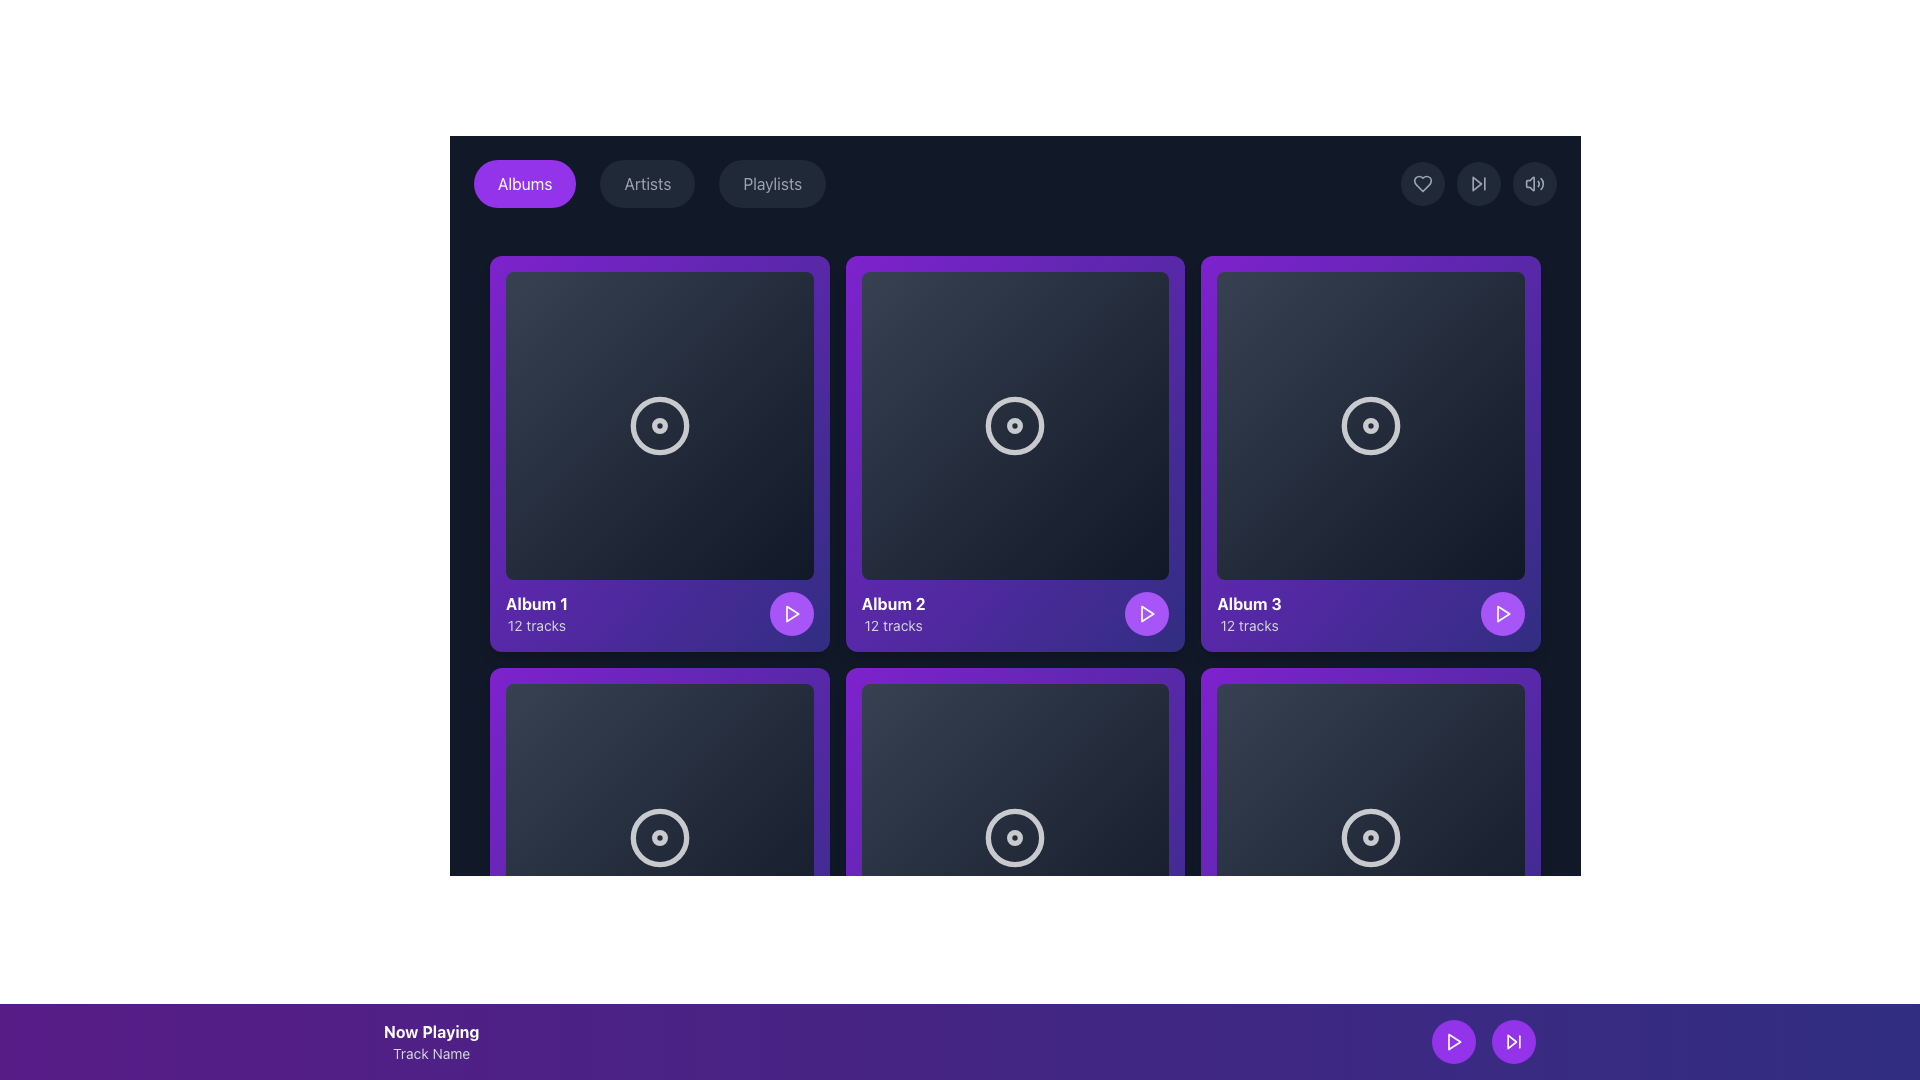 Image resolution: width=1920 pixels, height=1080 pixels. Describe the element at coordinates (1370, 837) in the screenshot. I see `the disc icon in the lower-right cell of the album grid for interaction` at that location.